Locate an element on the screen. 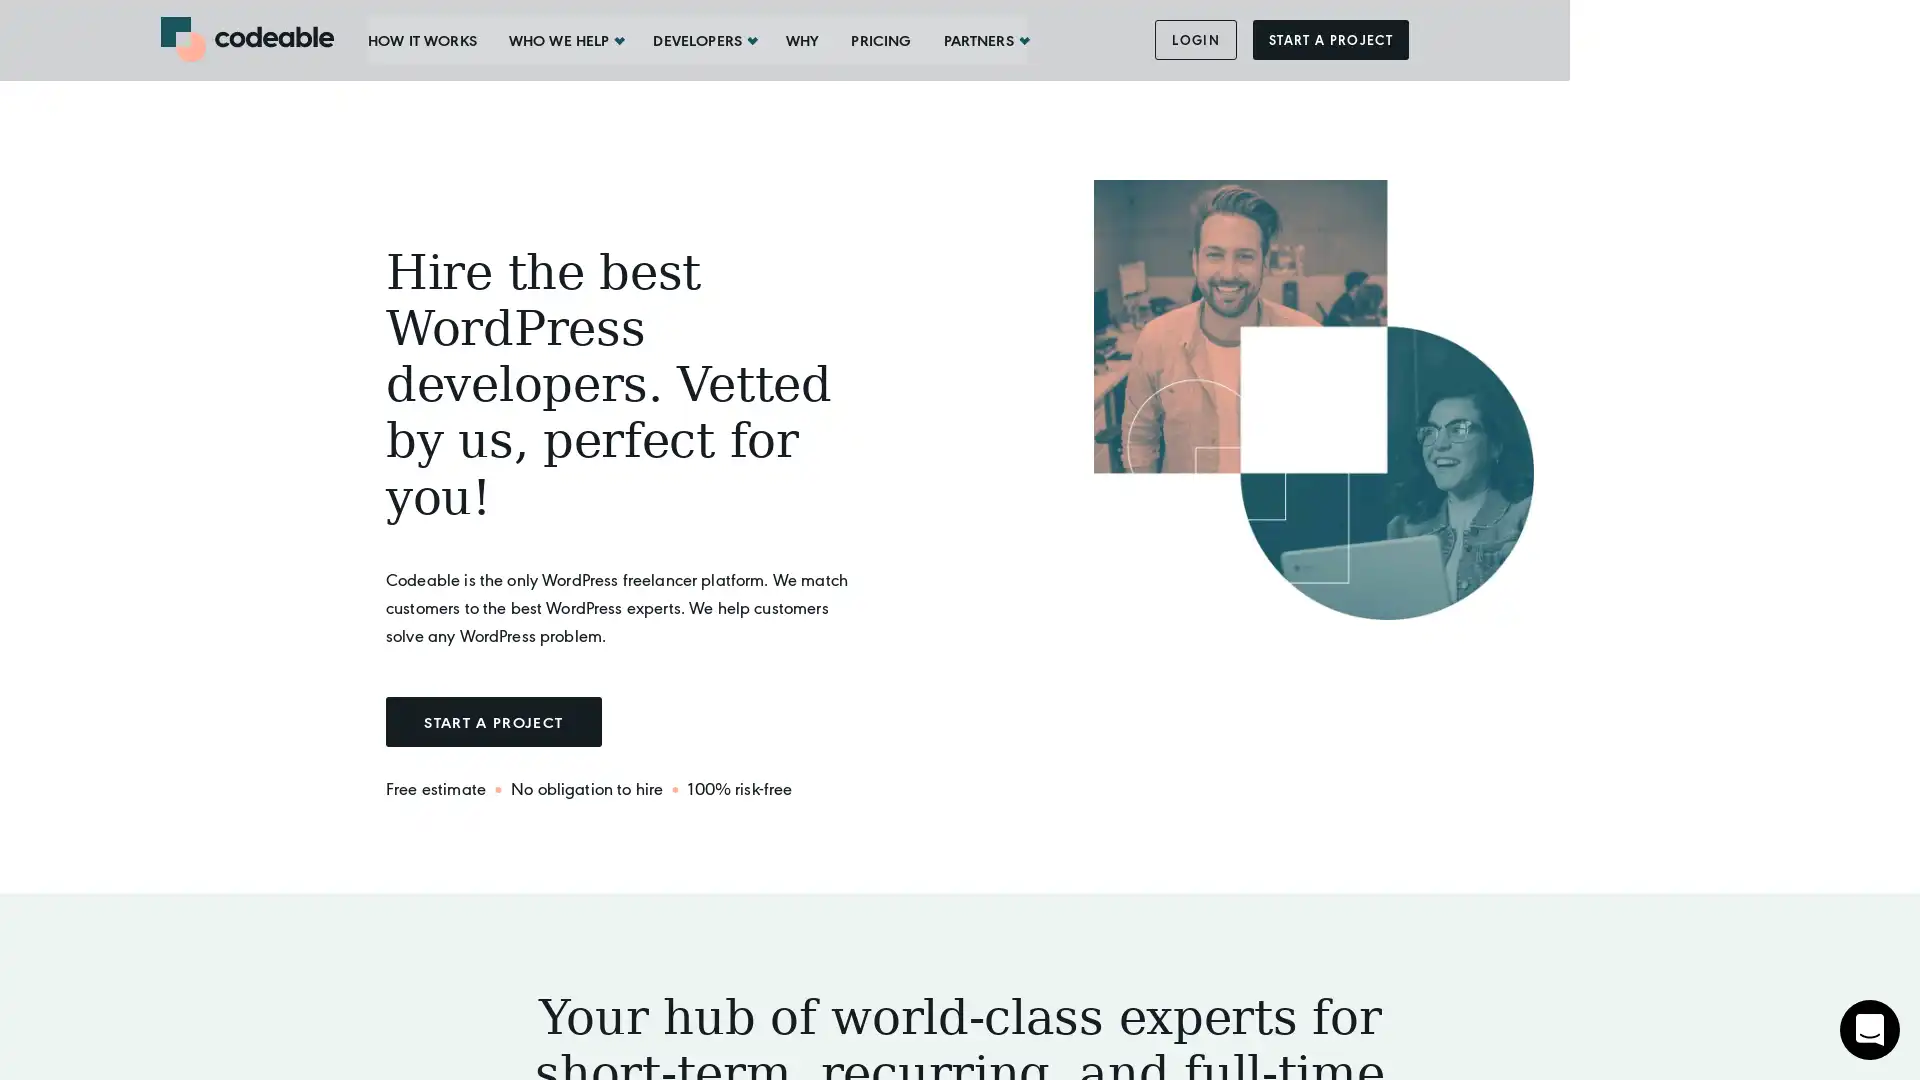 This screenshot has height=1080, width=1920. START A PROJECT is located at coordinates (493, 721).